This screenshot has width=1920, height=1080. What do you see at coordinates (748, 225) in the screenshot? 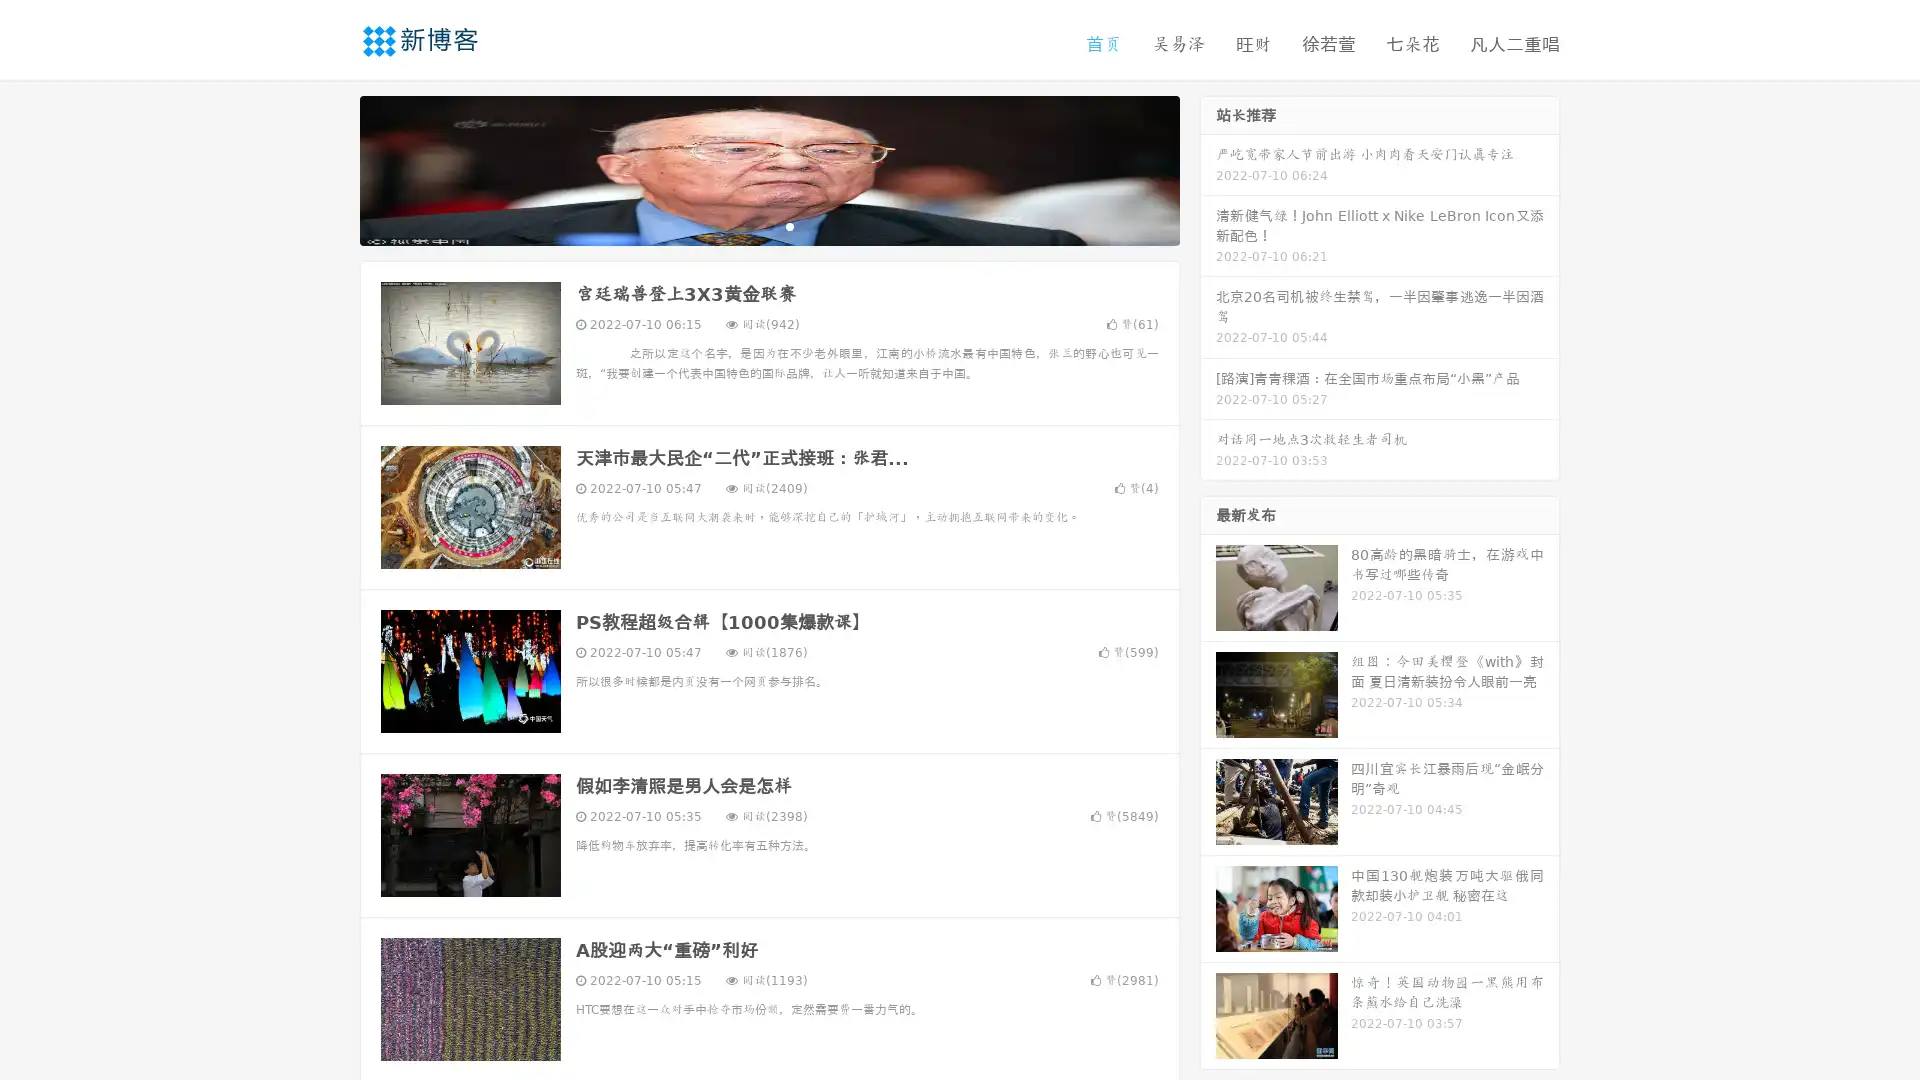
I see `Go to slide 1` at bounding box center [748, 225].